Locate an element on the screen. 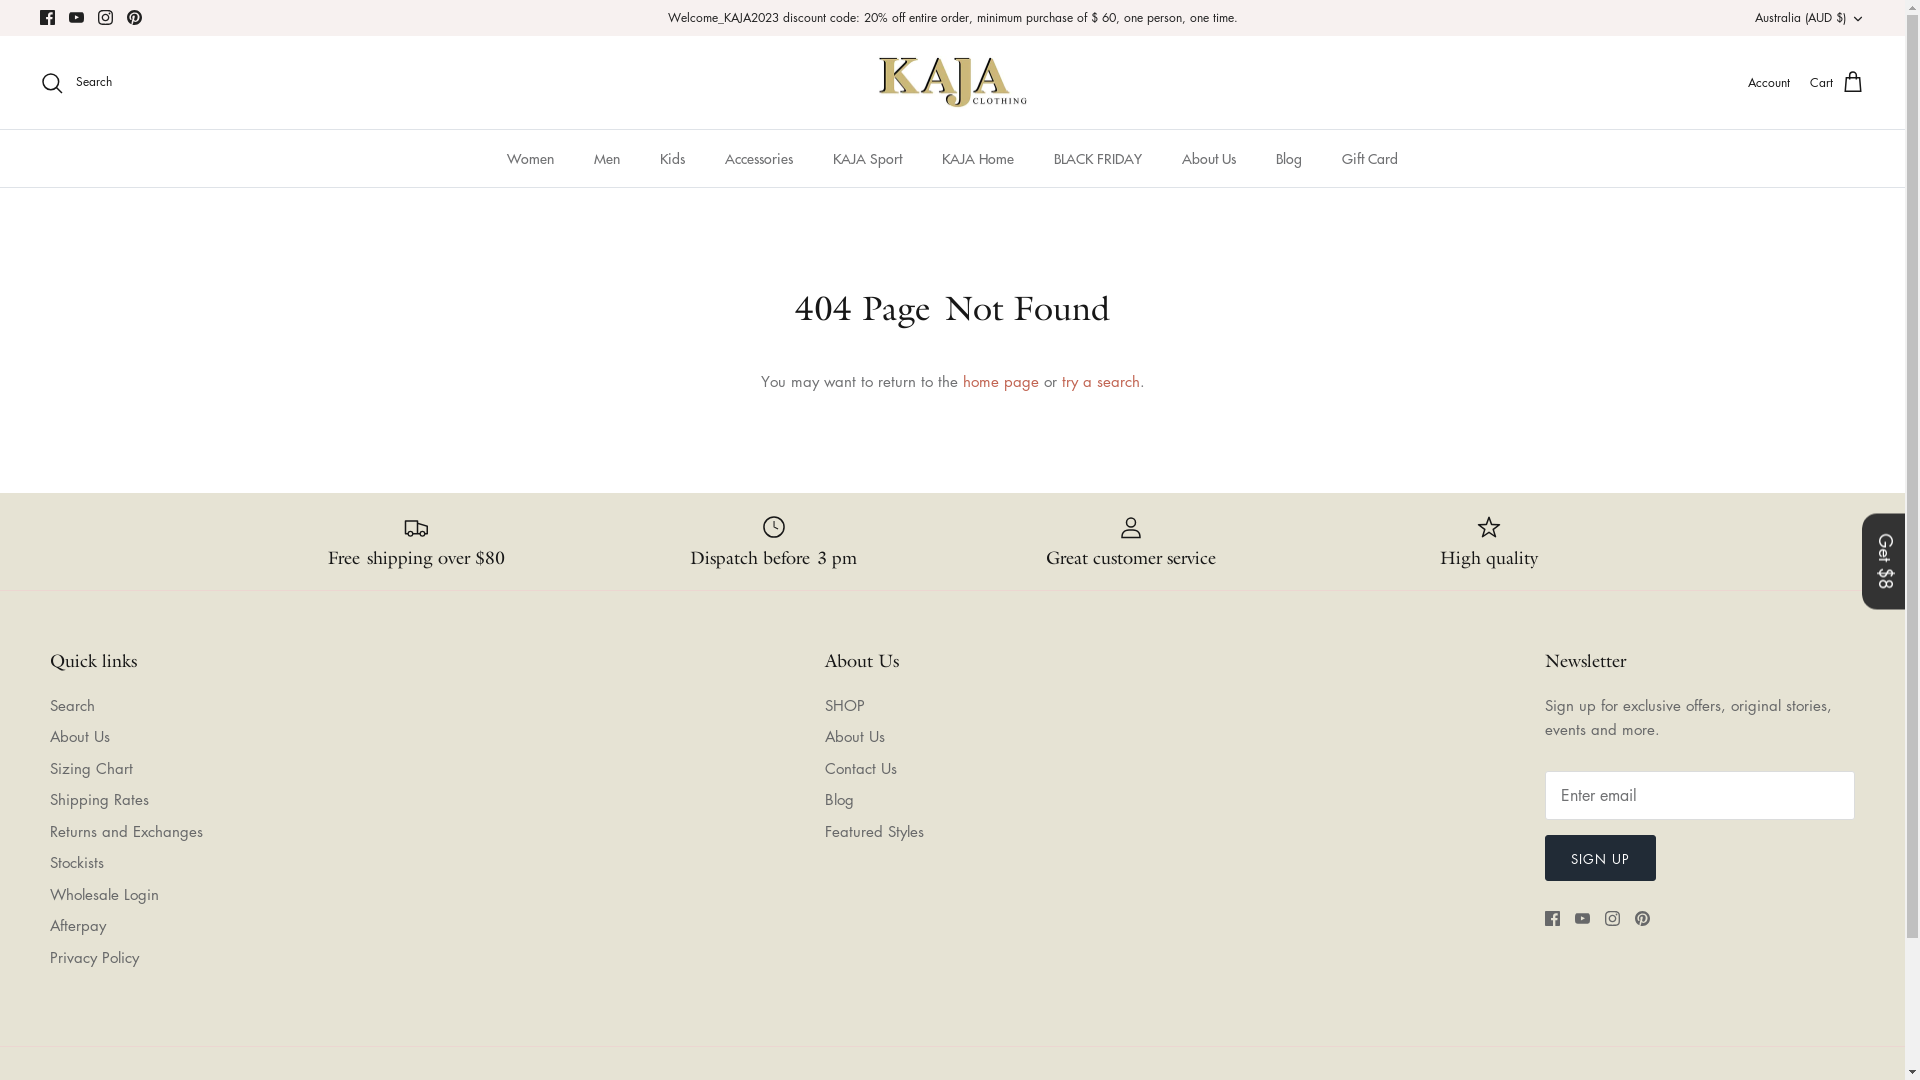 This screenshot has height=1080, width=1920. 'About Us' is located at coordinates (1163, 157).